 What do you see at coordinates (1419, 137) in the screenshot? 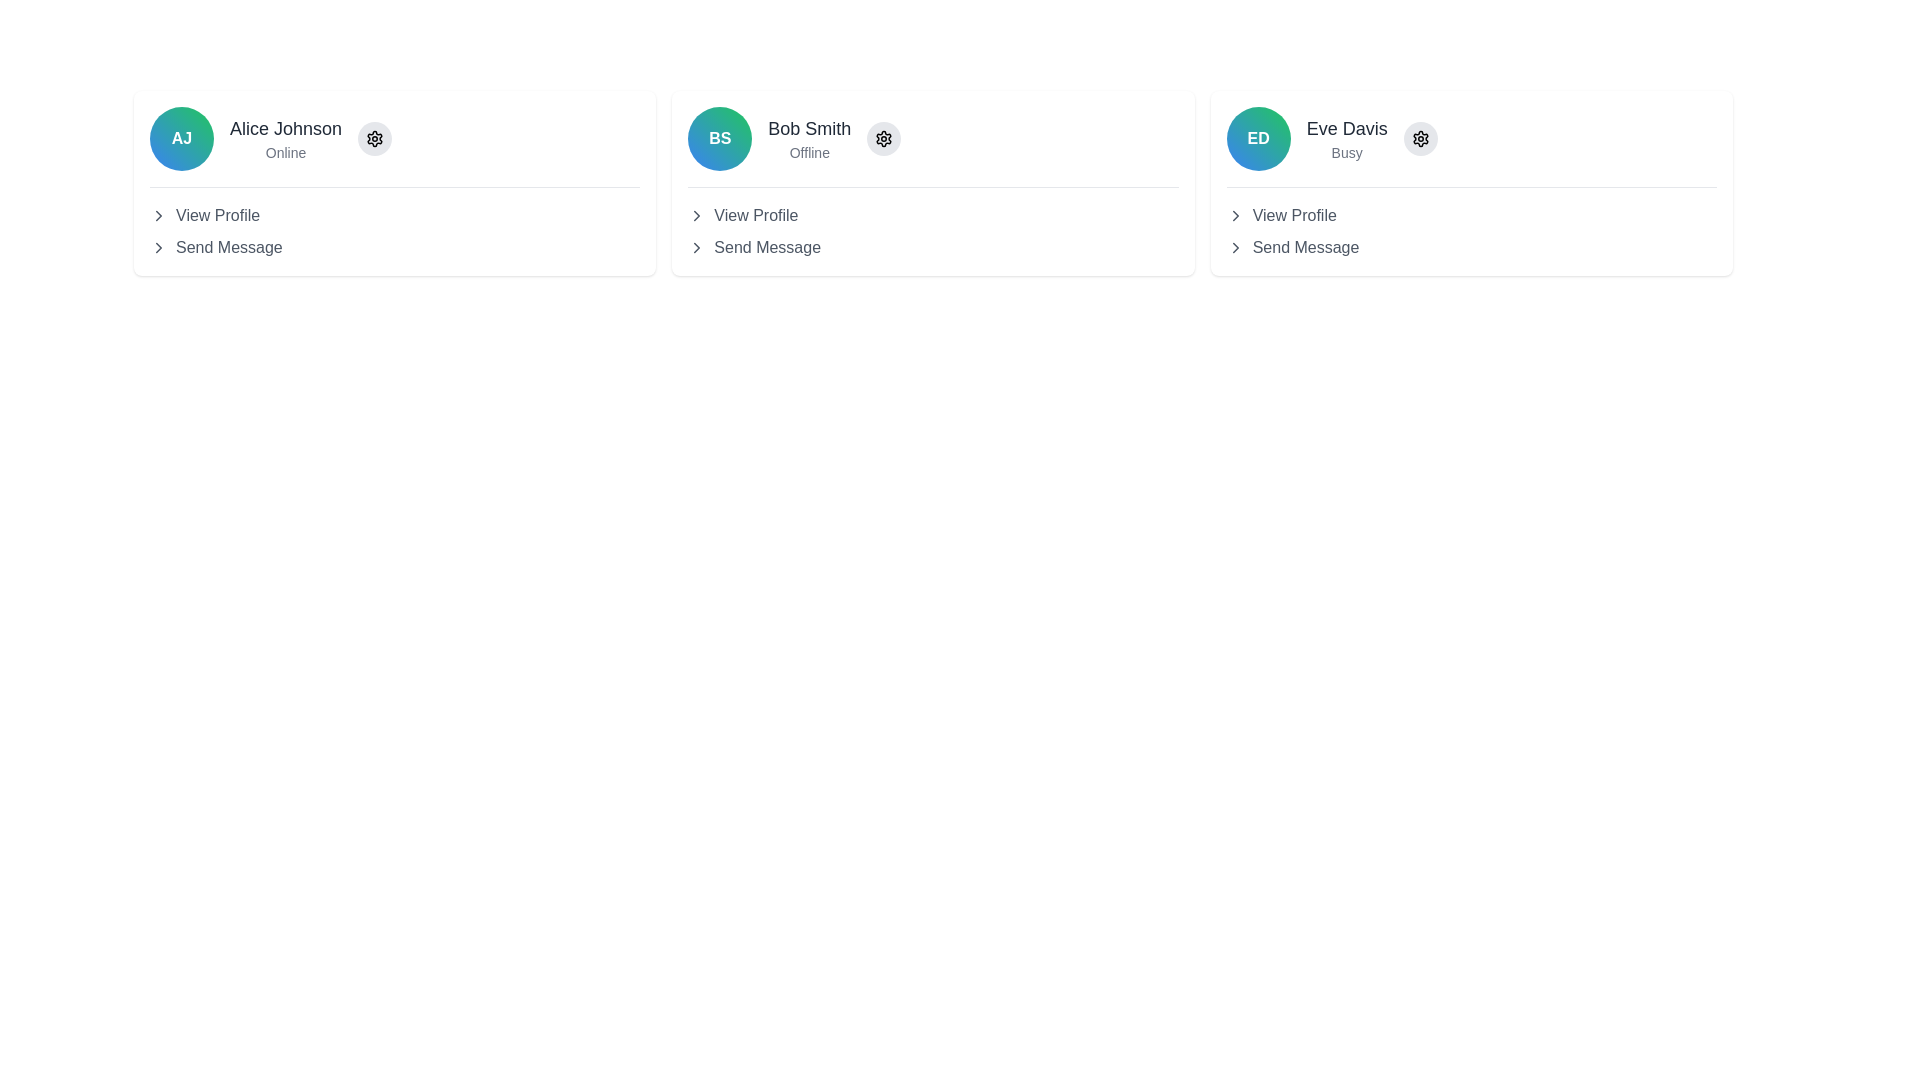
I see `the settings button located at the top-right corner of Eve Davis's profile card, adjacent to the status text 'Busy'` at bounding box center [1419, 137].